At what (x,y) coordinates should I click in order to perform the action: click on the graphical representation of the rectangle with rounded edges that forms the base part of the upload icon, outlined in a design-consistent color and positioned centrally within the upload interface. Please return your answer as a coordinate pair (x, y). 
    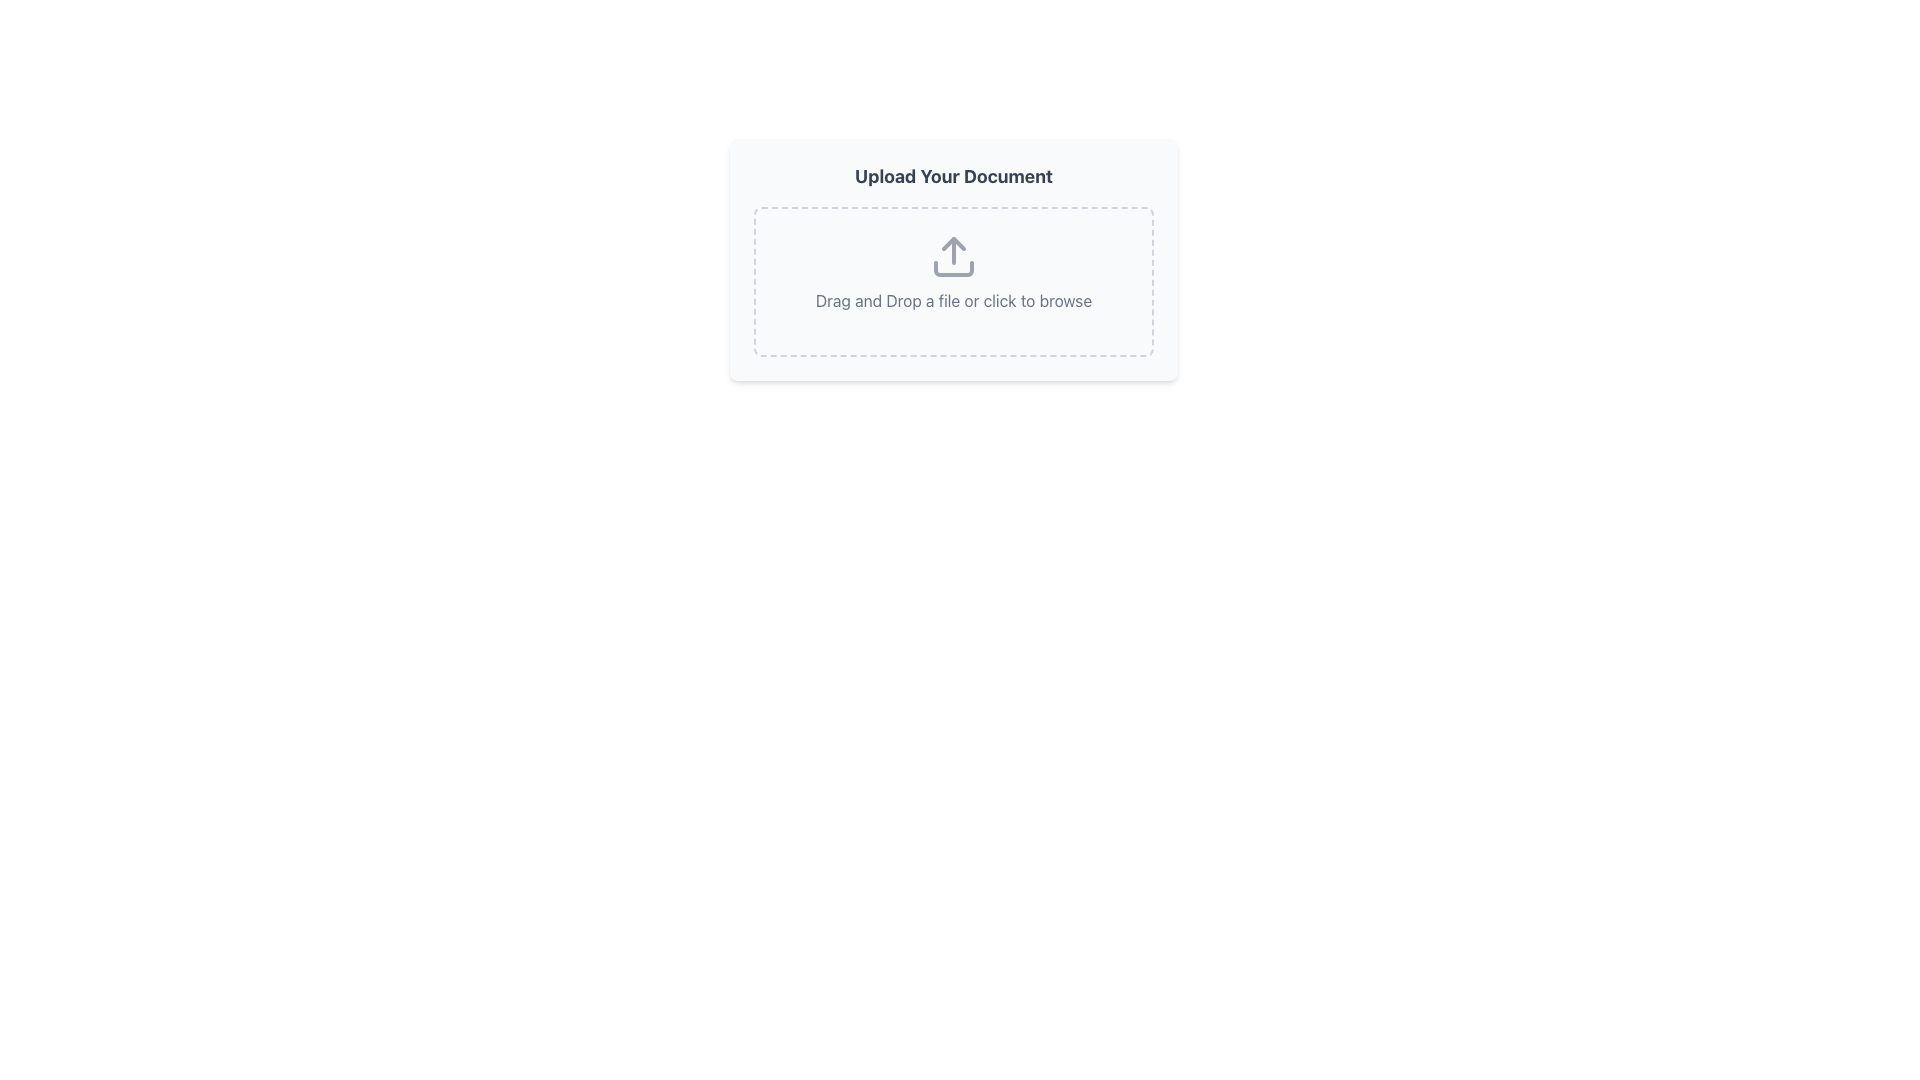
    Looking at the image, I should click on (953, 268).